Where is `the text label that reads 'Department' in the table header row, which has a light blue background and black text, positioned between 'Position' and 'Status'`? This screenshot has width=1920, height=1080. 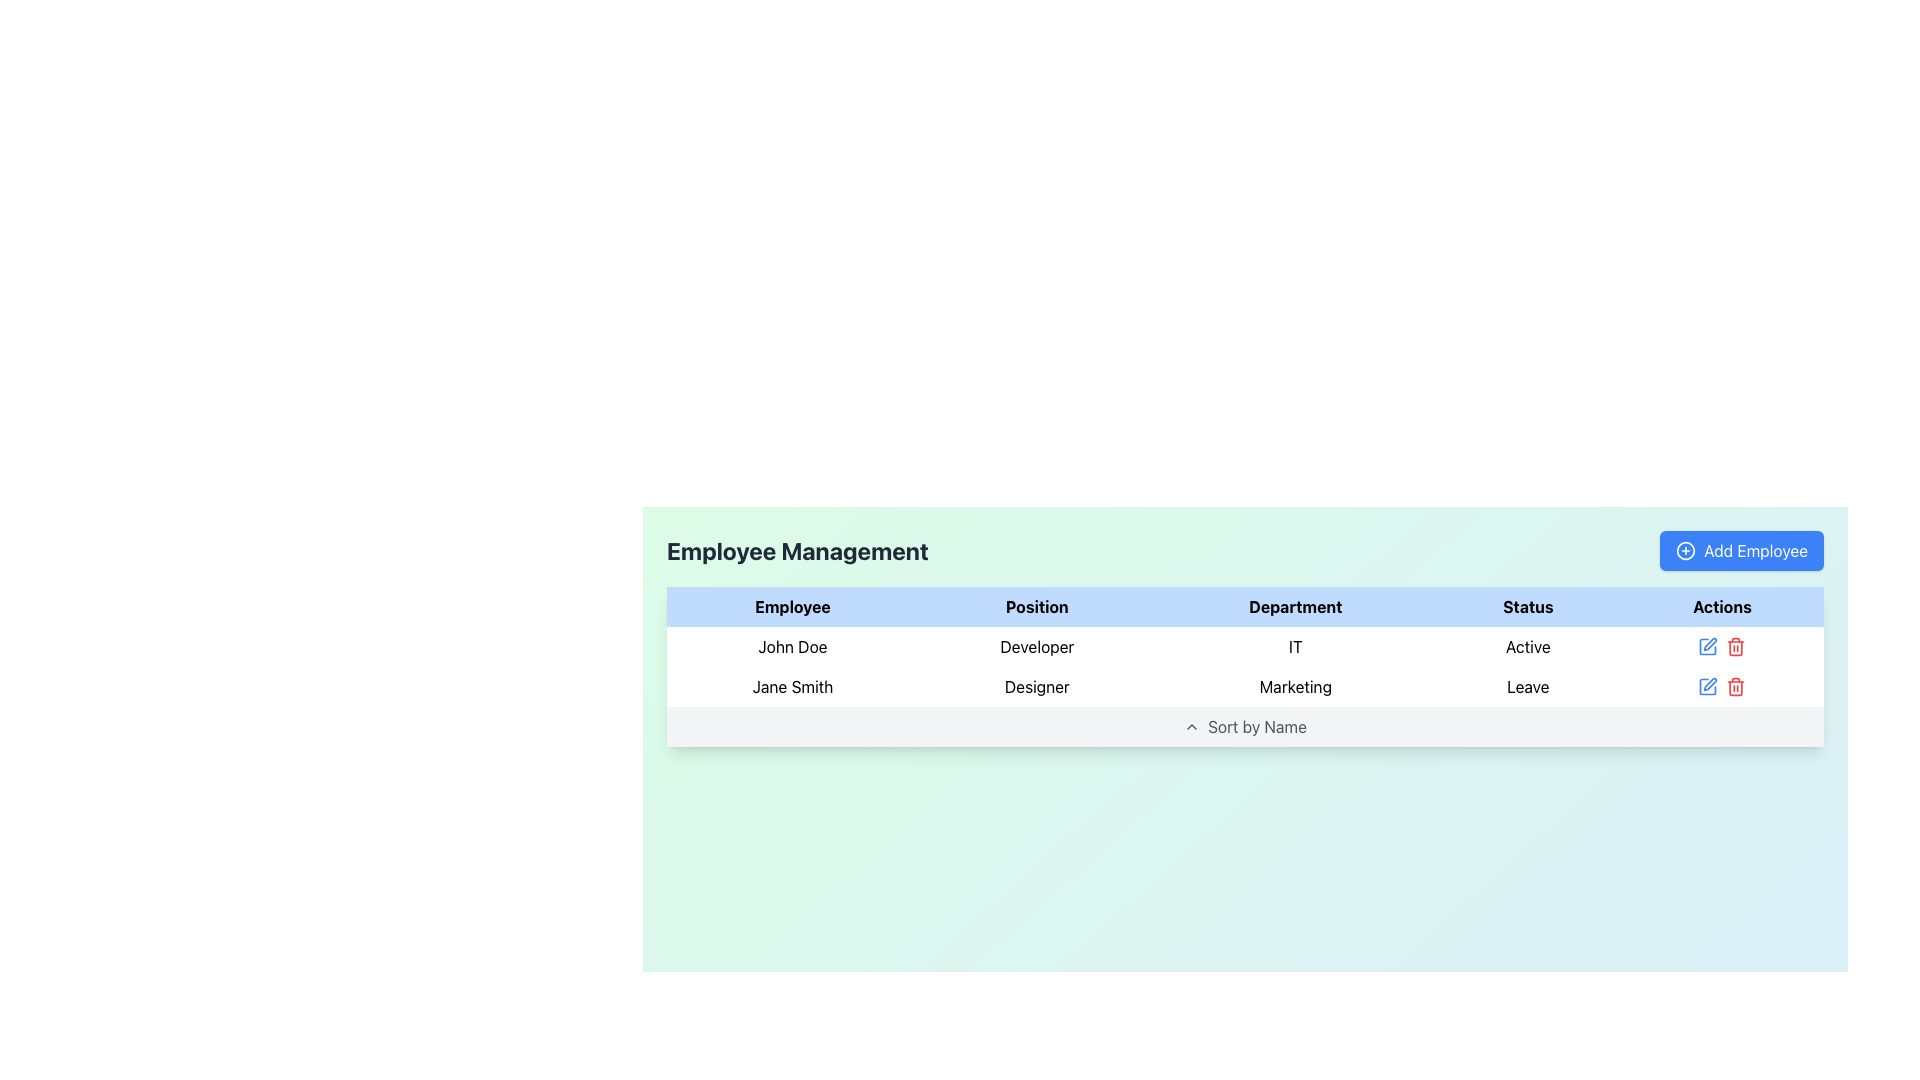 the text label that reads 'Department' in the table header row, which has a light blue background and black text, positioned between 'Position' and 'Status' is located at coordinates (1295, 605).